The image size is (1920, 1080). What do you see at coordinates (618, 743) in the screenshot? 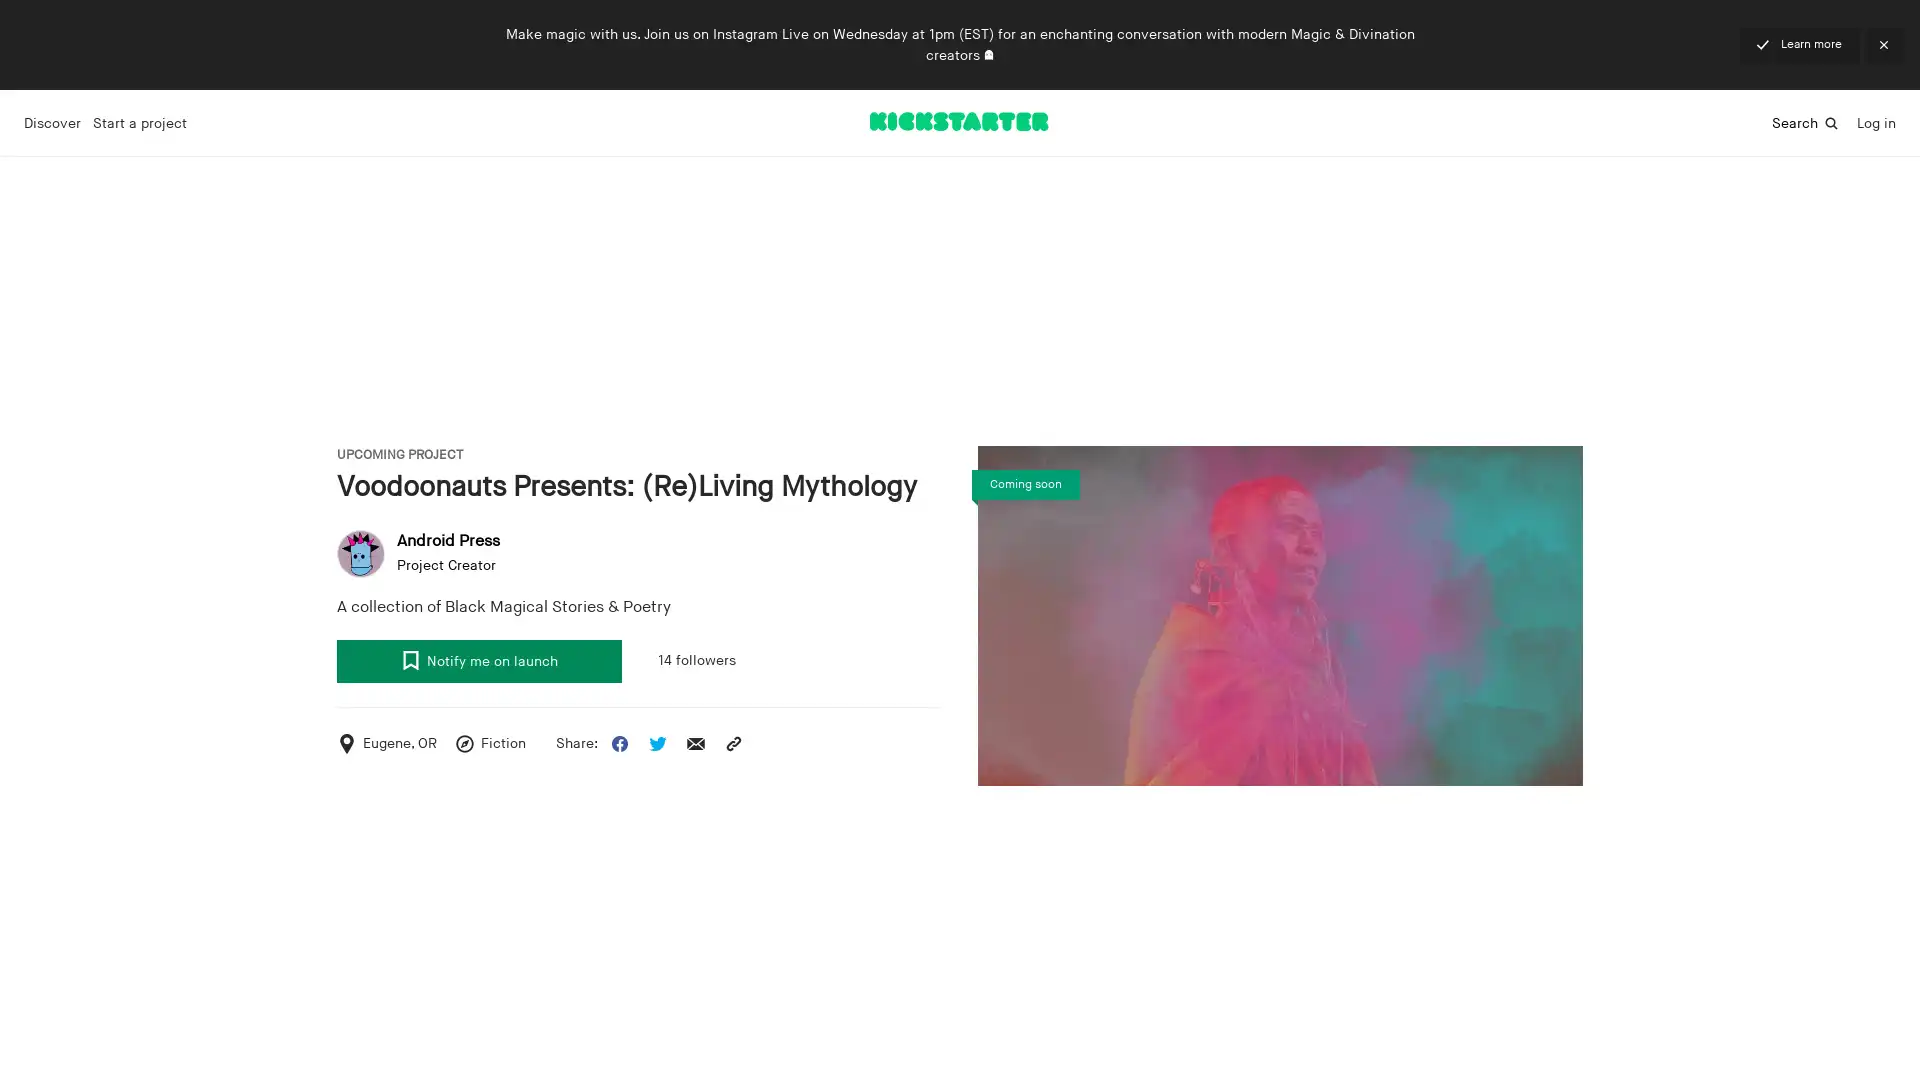
I see `Share this project on Facebook` at bounding box center [618, 743].